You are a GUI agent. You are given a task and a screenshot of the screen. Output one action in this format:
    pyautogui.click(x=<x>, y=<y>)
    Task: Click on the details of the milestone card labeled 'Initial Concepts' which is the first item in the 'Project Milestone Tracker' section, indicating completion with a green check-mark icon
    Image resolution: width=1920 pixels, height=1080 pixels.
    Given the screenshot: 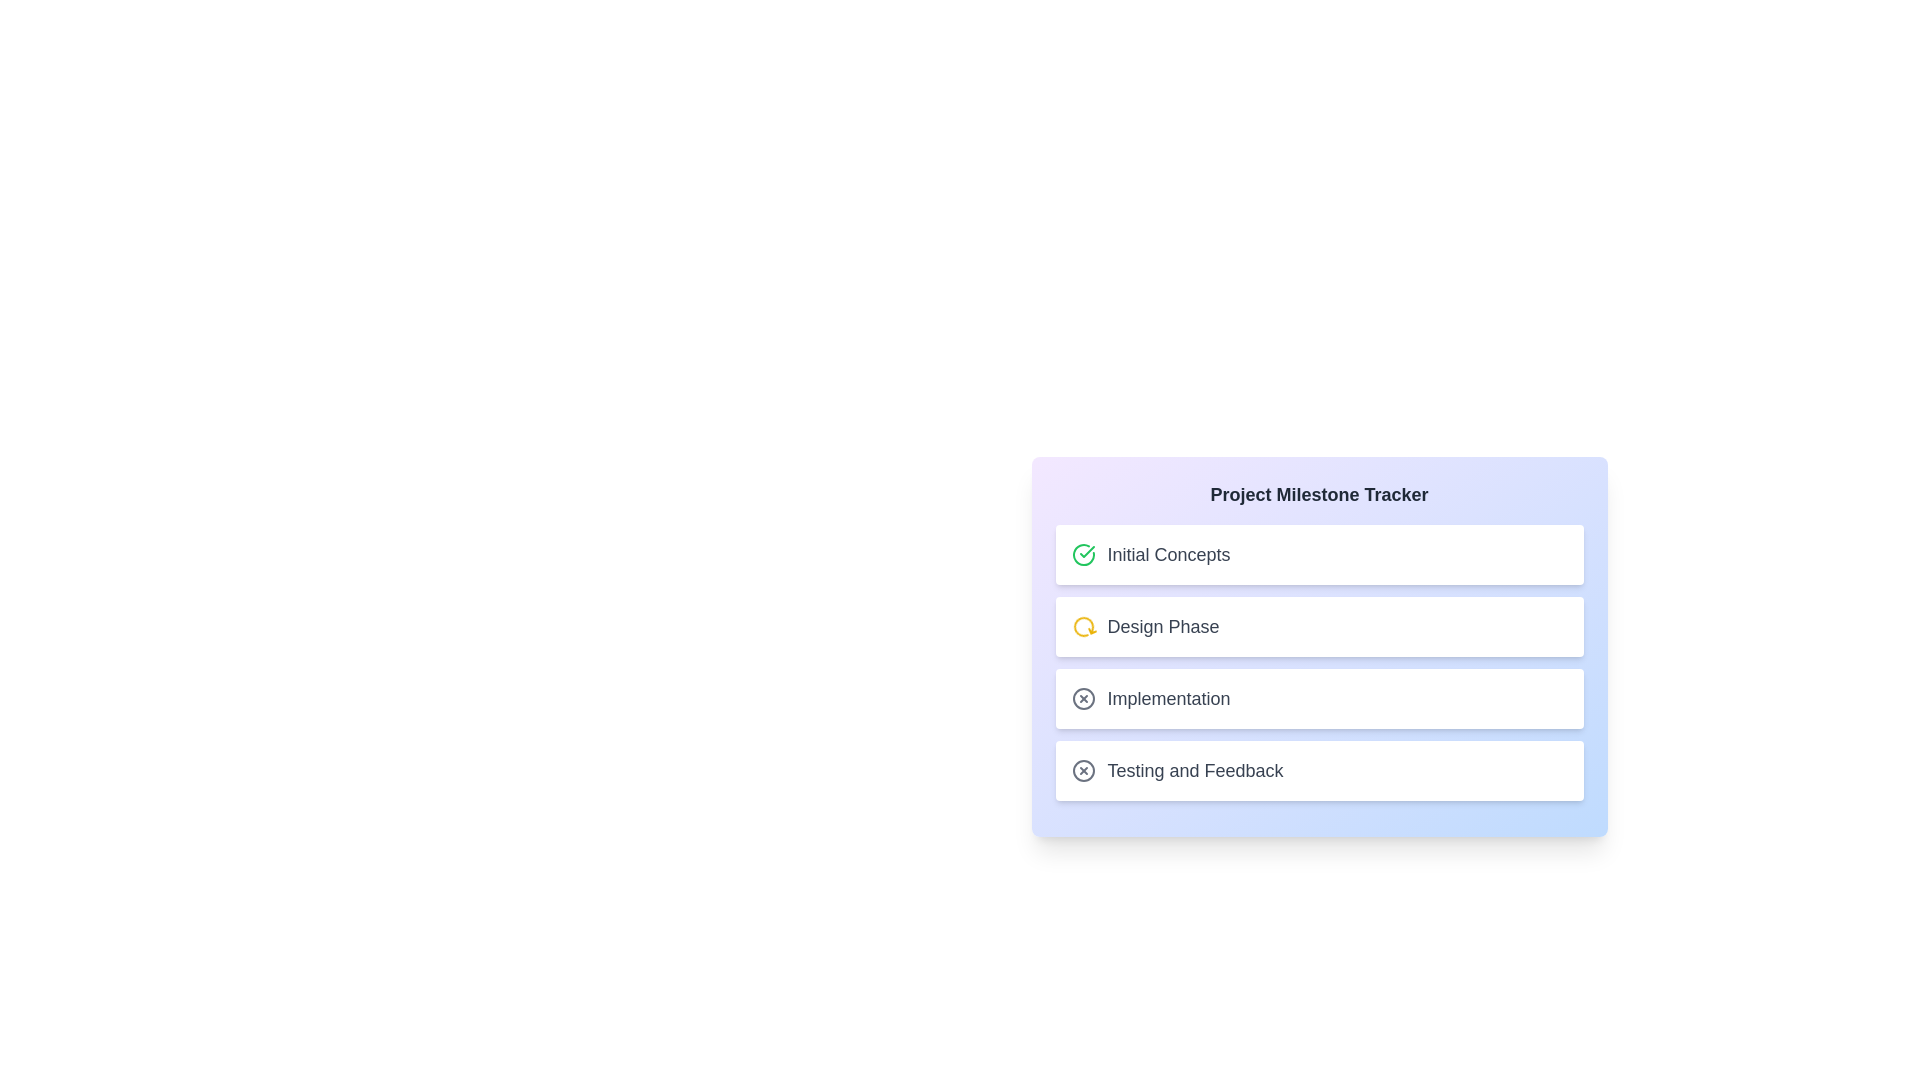 What is the action you would take?
    pyautogui.click(x=1319, y=555)
    